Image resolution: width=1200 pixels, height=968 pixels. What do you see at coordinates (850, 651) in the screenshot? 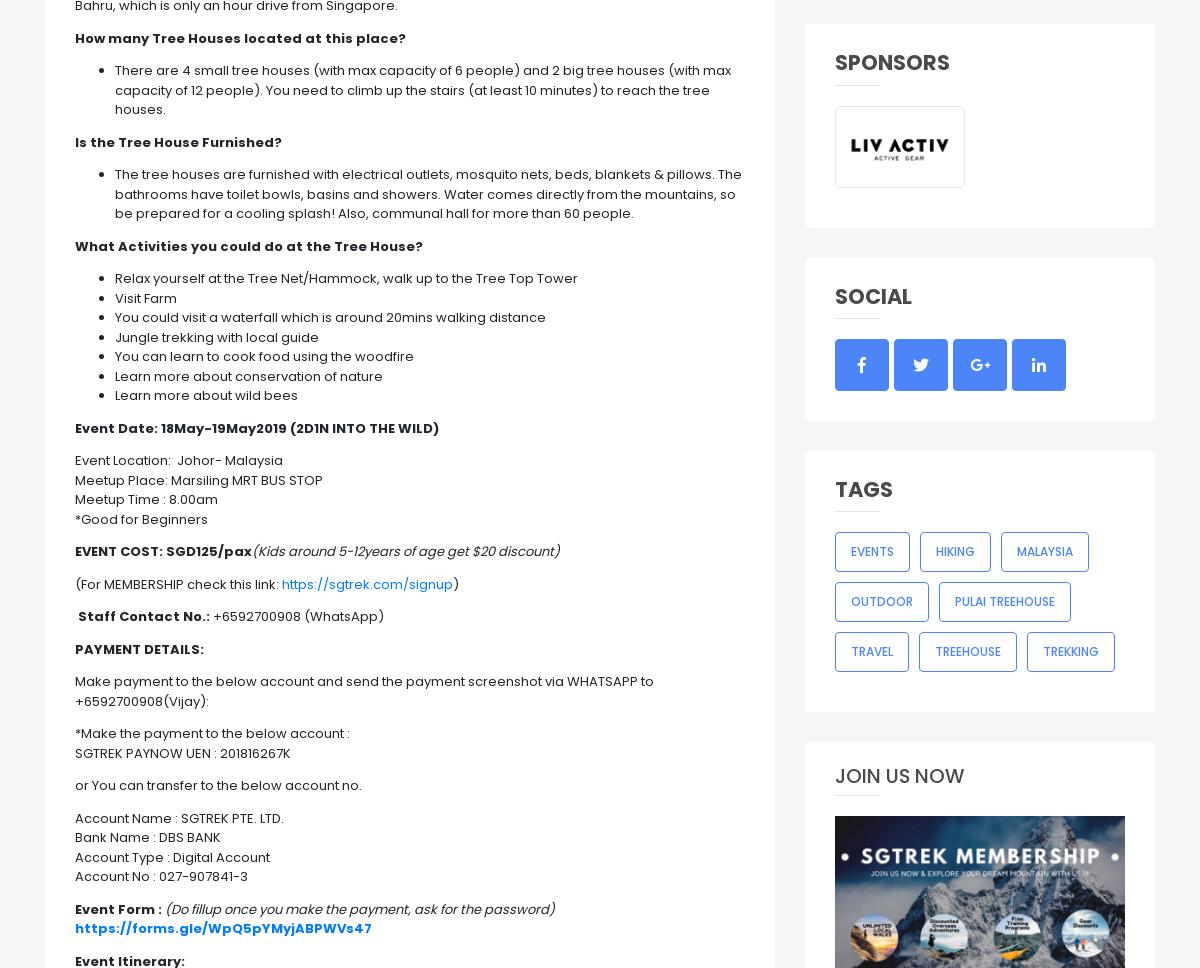
I see `'Travel'` at bounding box center [850, 651].